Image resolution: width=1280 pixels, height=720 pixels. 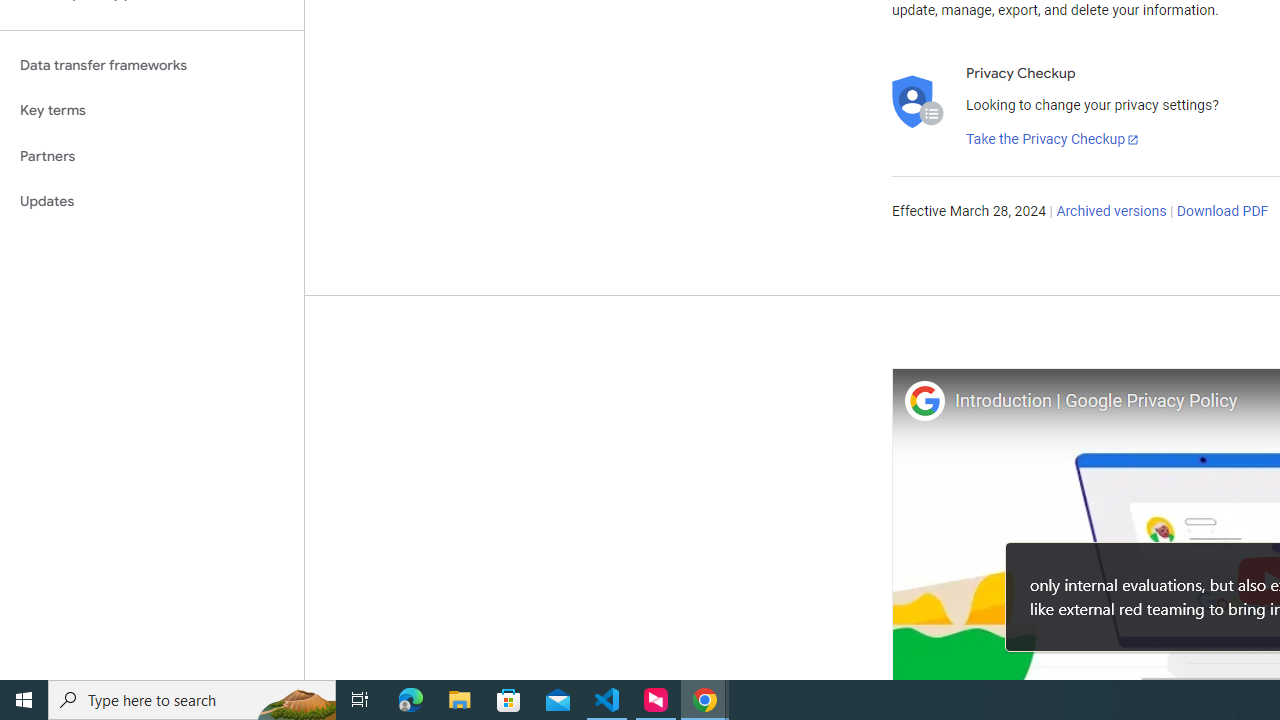 What do you see at coordinates (151, 110) in the screenshot?
I see `'Key terms'` at bounding box center [151, 110].